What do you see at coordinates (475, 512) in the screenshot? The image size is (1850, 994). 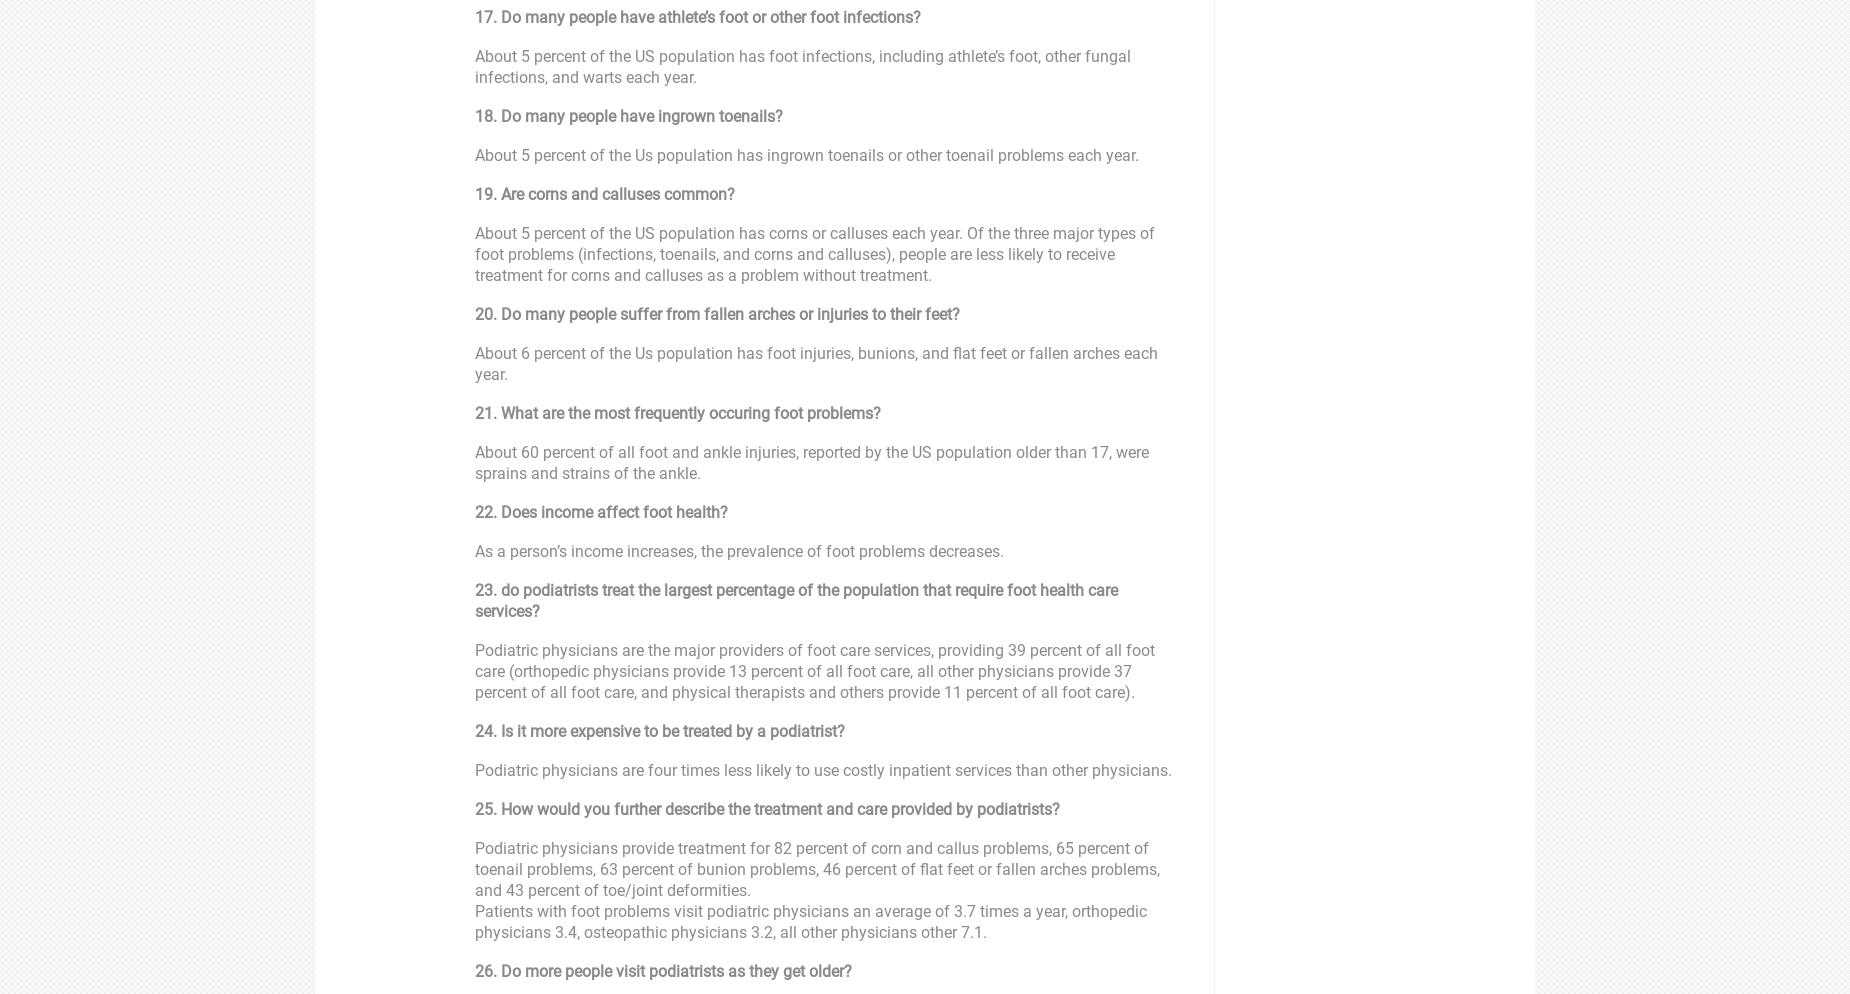 I see `'22. Does income affect foot health?'` at bounding box center [475, 512].